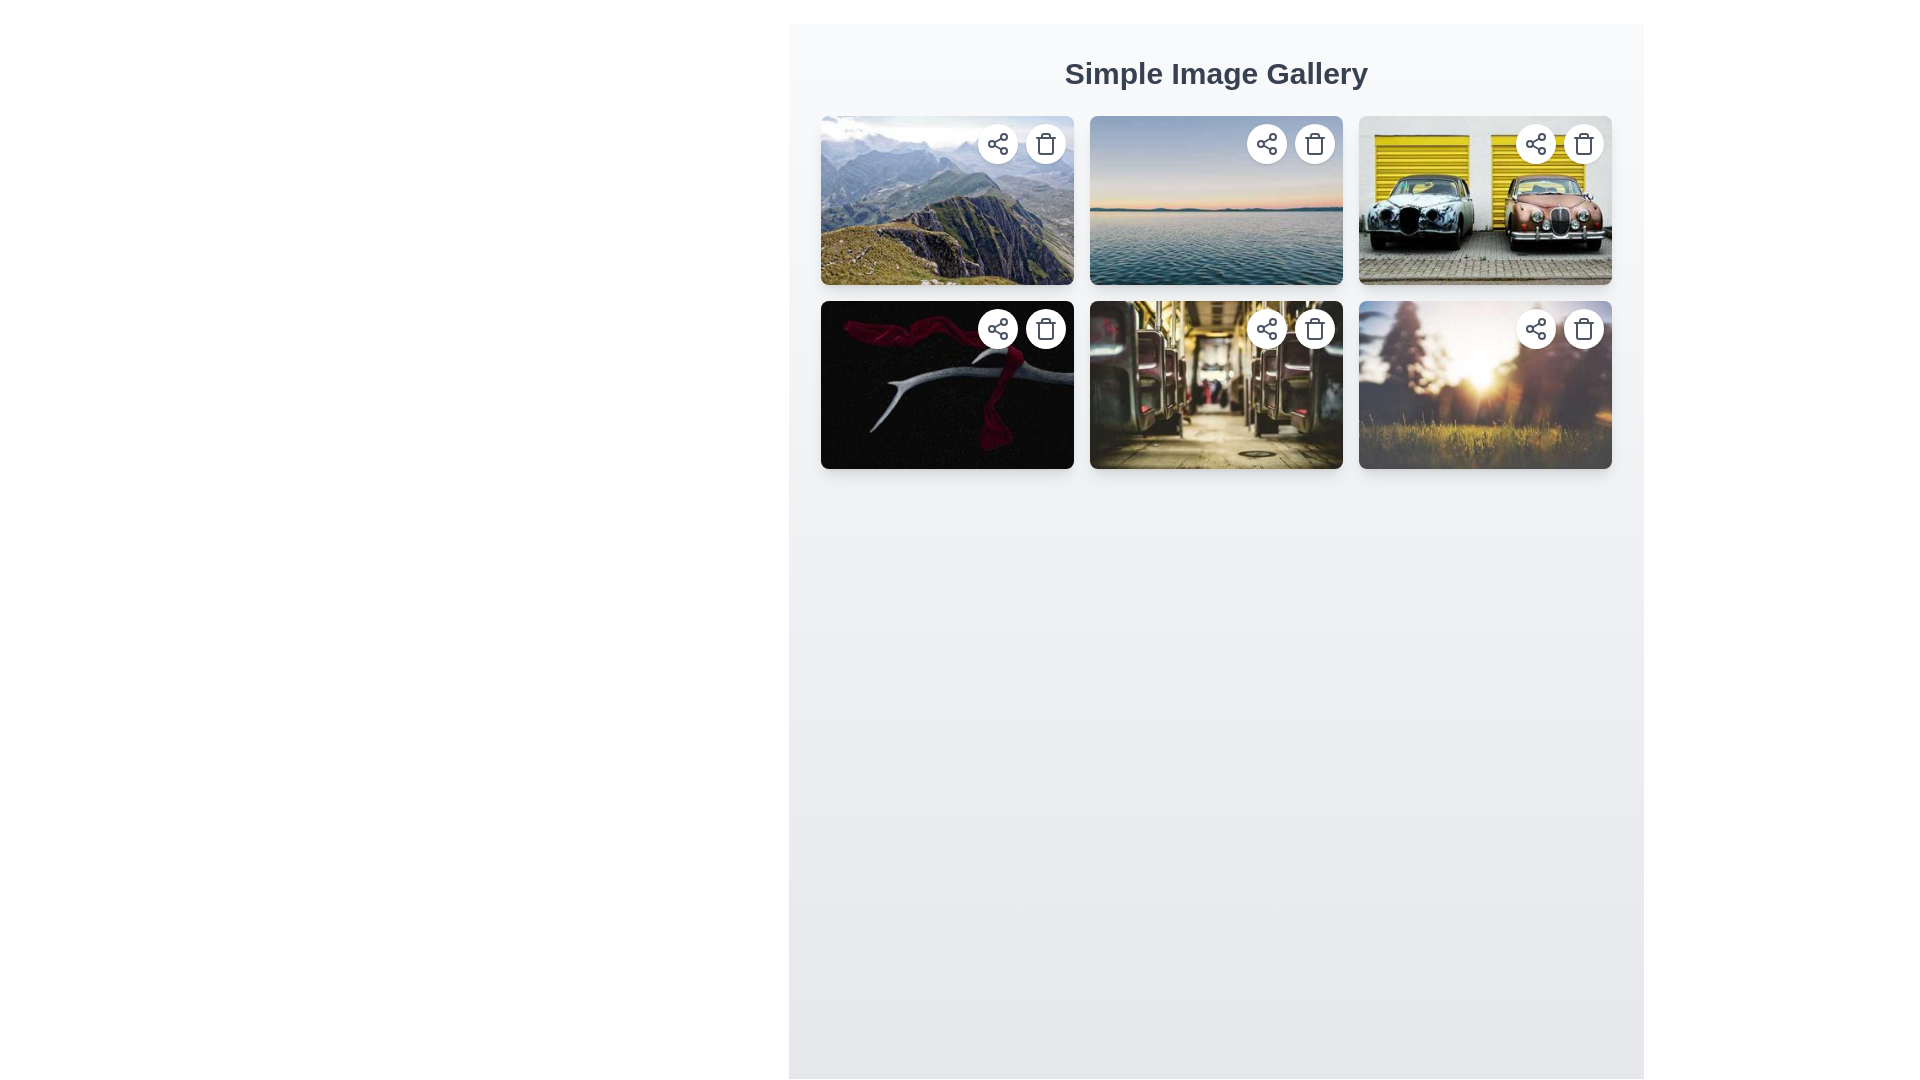 The image size is (1920, 1080). What do you see at coordinates (1291, 326) in the screenshot?
I see `the compact circular delete button with a trash icon located at the top-right corner of the image in the second row, third column of the gallery grid` at bounding box center [1291, 326].